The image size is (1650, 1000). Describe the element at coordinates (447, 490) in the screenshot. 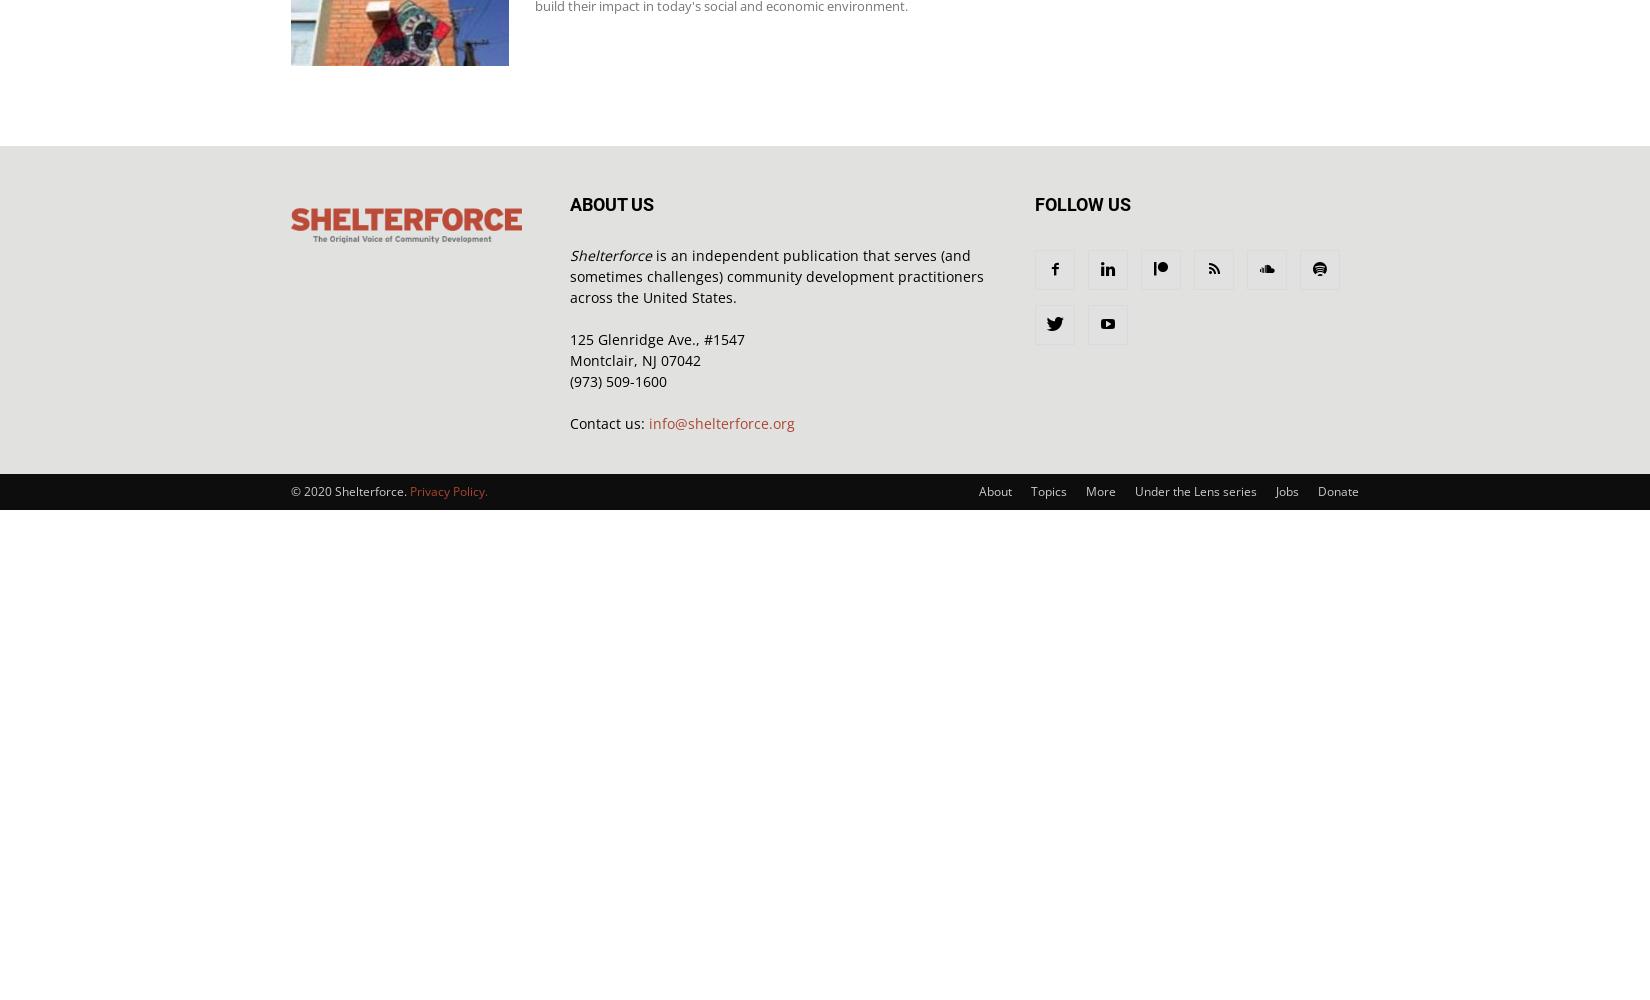

I see `'Privacy Policy.'` at that location.